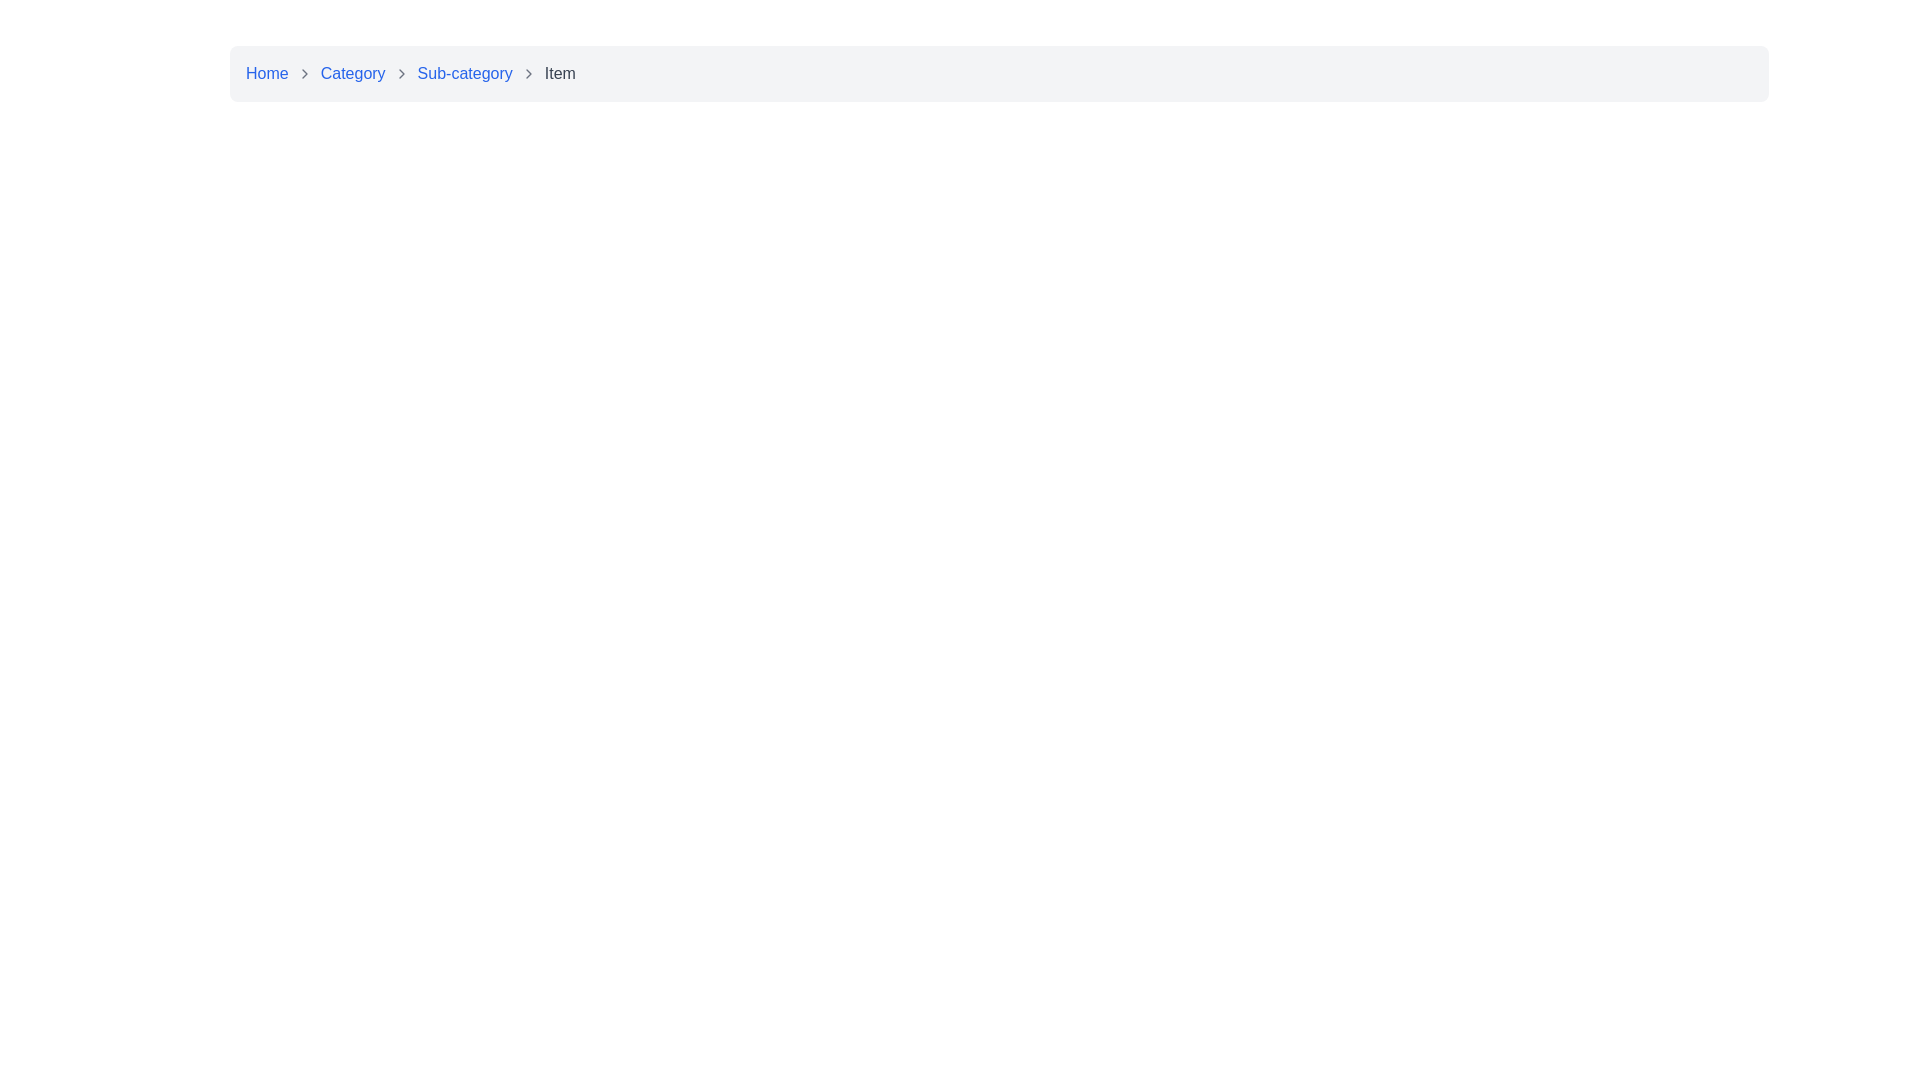 The image size is (1920, 1080). Describe the element at coordinates (464, 72) in the screenshot. I see `the 'Sub-category' hyperlink text label` at that location.